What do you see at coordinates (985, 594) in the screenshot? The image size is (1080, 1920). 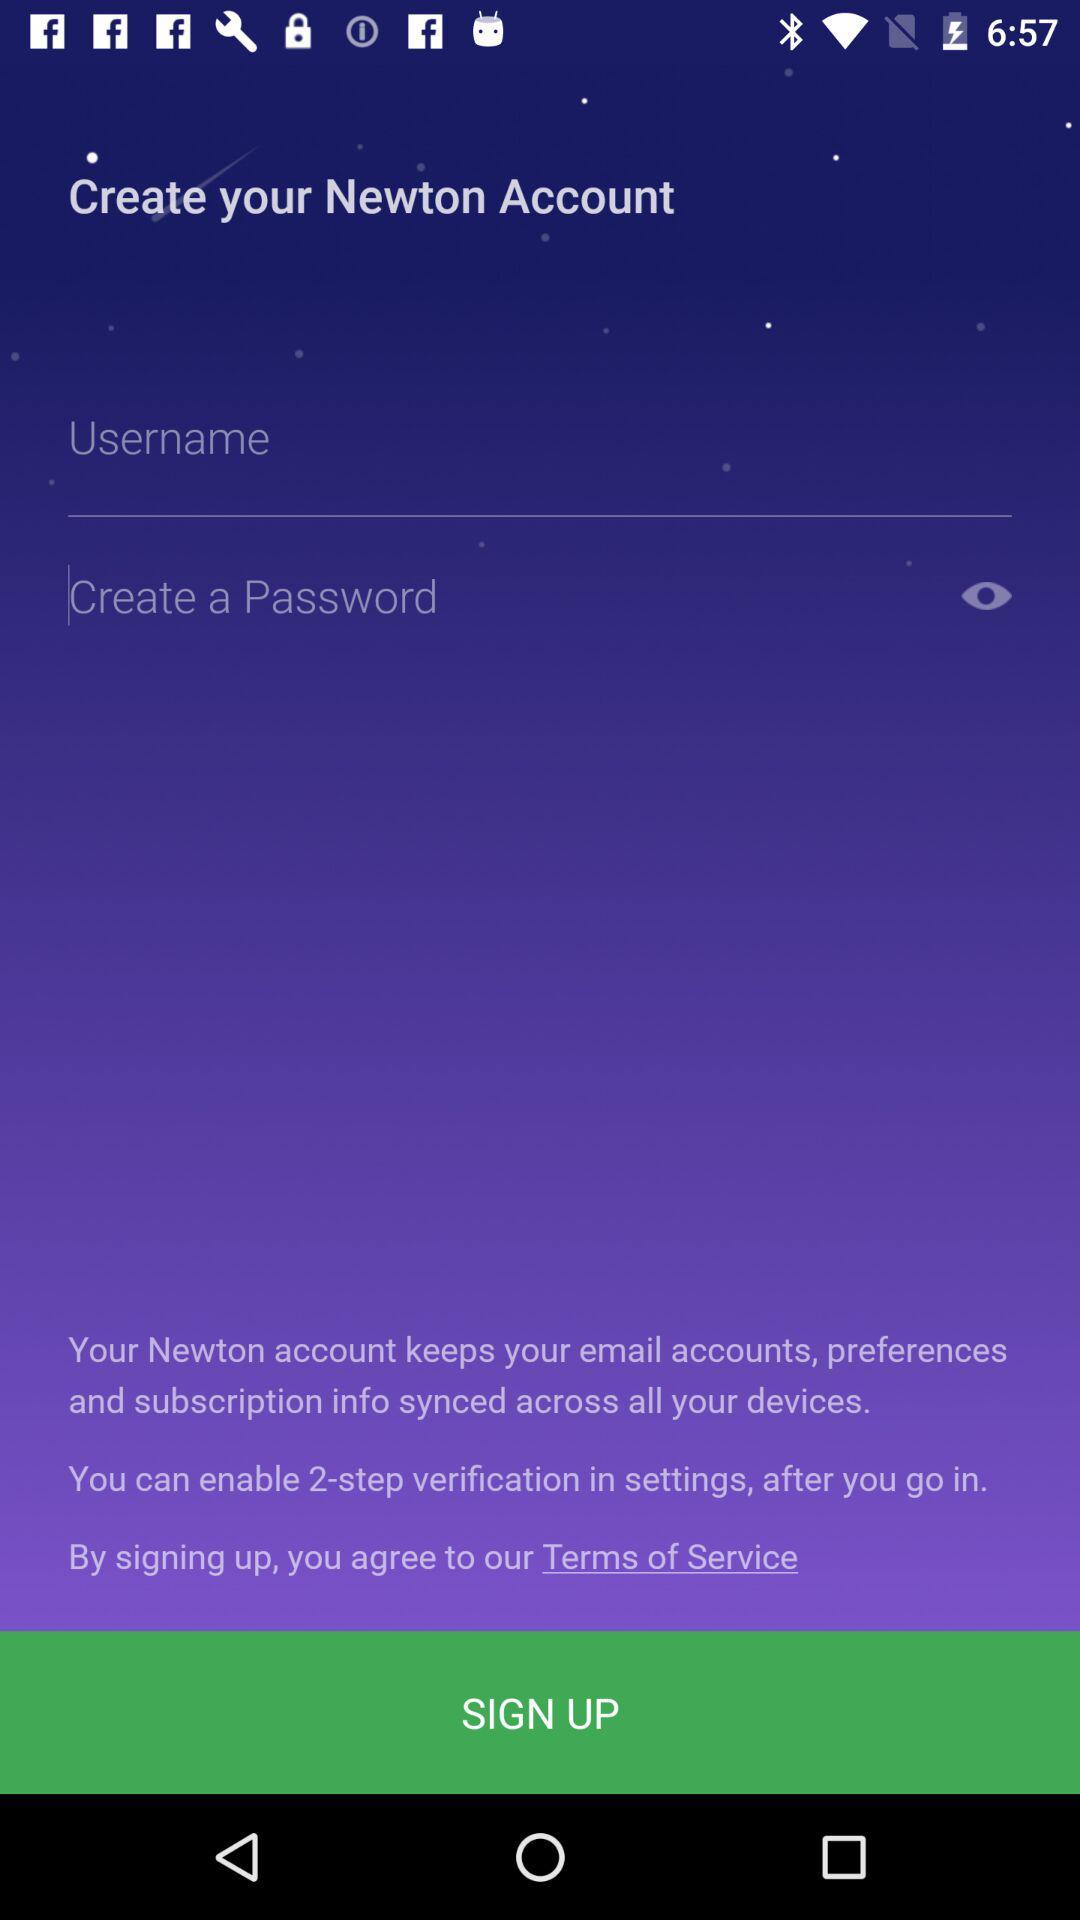 I see `the minus icon` at bounding box center [985, 594].